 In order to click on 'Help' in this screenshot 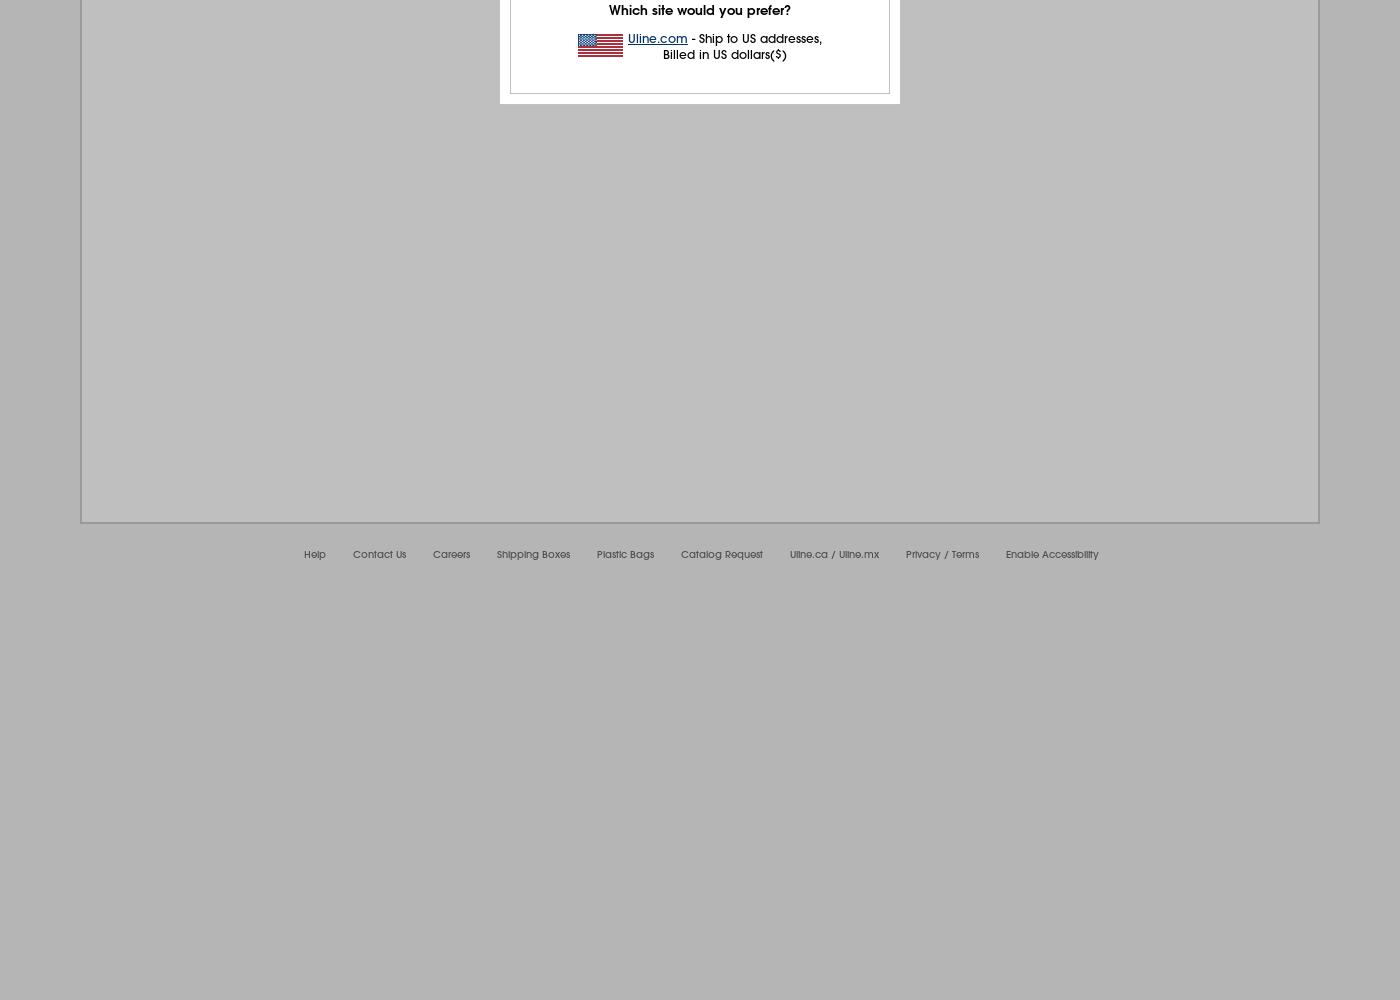, I will do `click(315, 554)`.